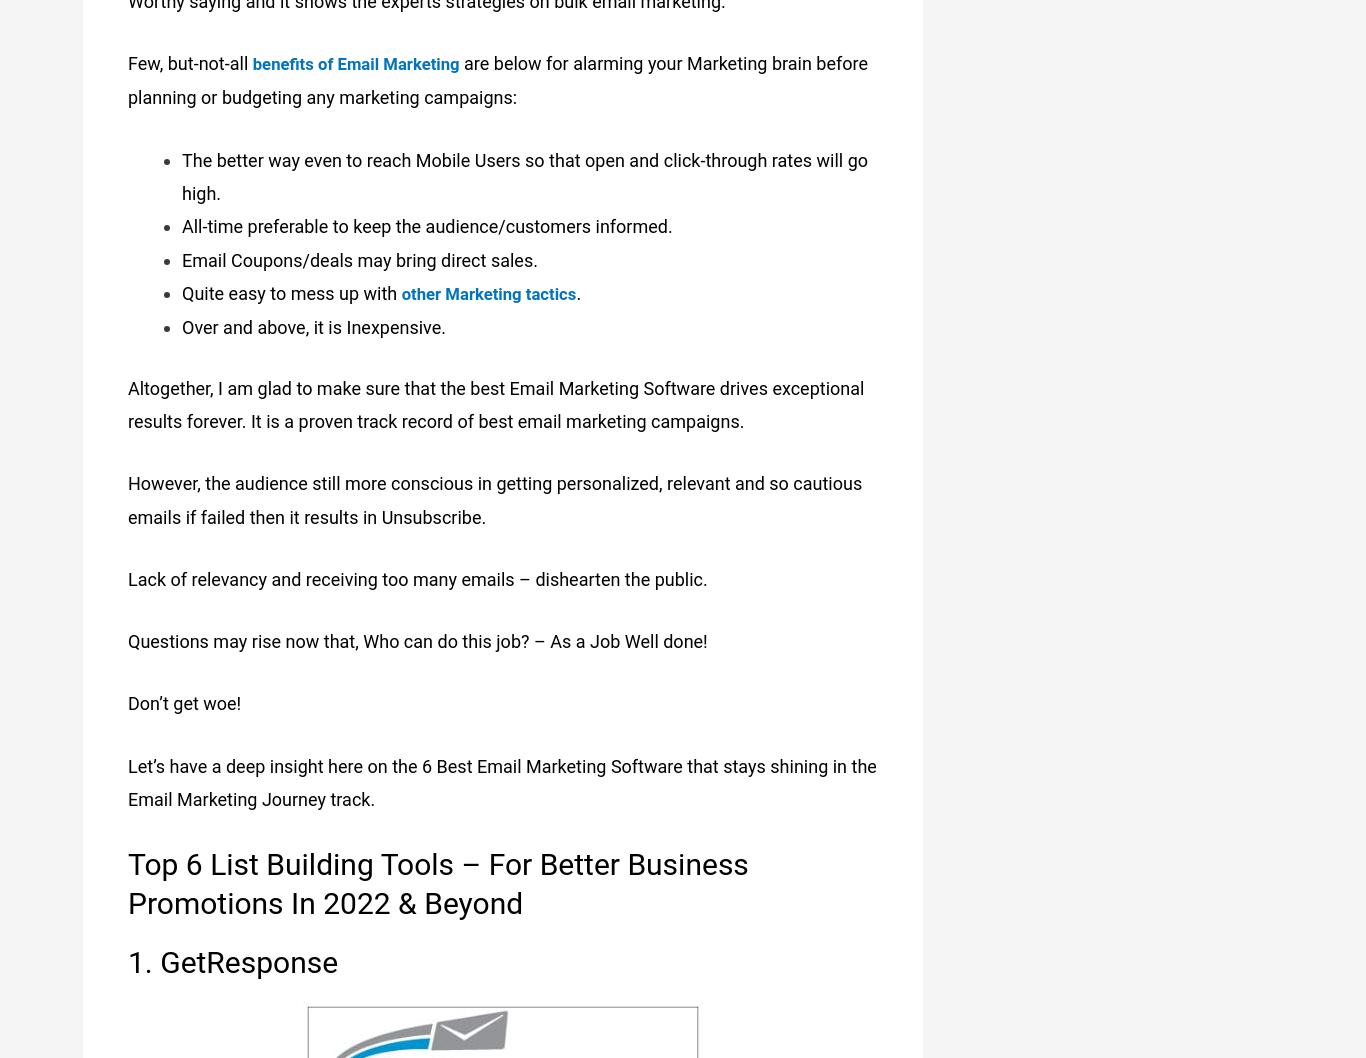 Image resolution: width=1366 pixels, height=1058 pixels. What do you see at coordinates (126, 779) in the screenshot?
I see `'Let’s have a deep insight here on the 6 Best Email Marketing Software that stays shining in the Email Marketing Journey track.'` at bounding box center [126, 779].